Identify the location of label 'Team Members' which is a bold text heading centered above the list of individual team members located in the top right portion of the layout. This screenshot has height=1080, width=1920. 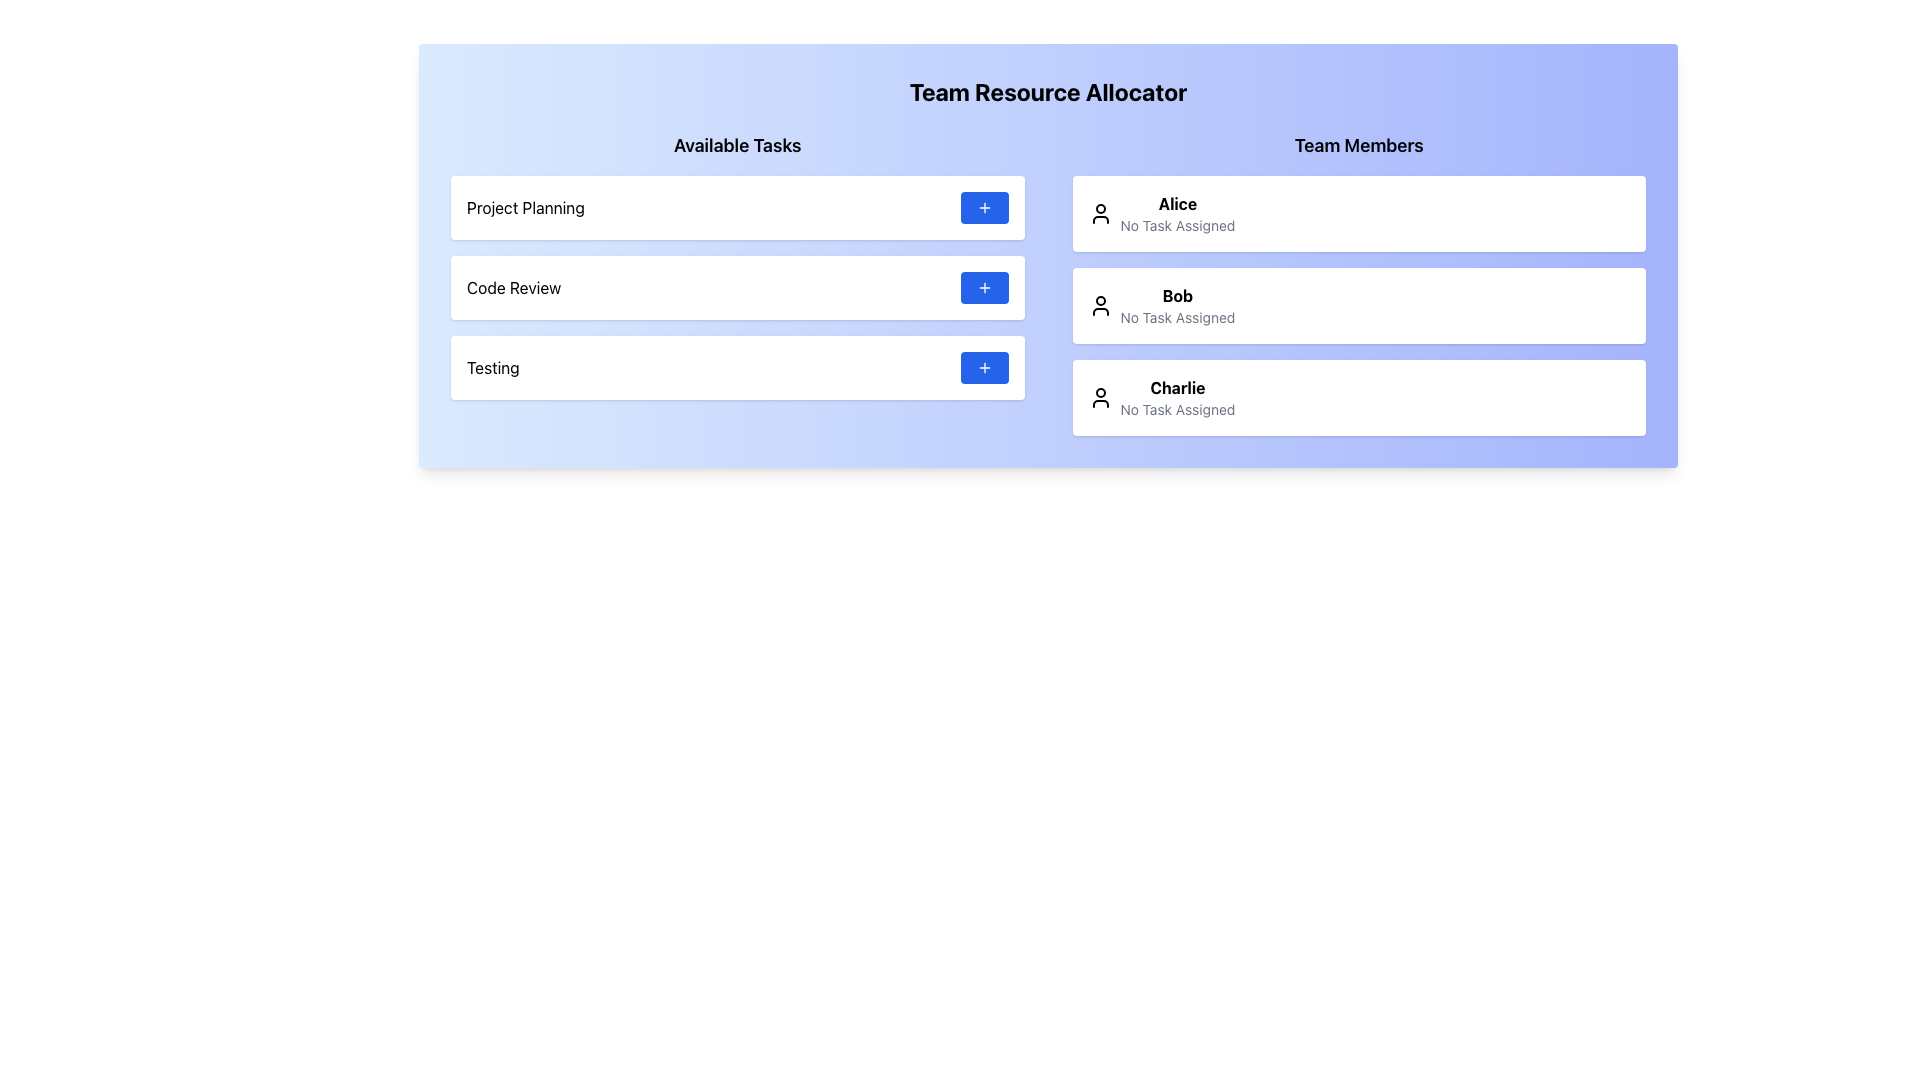
(1359, 145).